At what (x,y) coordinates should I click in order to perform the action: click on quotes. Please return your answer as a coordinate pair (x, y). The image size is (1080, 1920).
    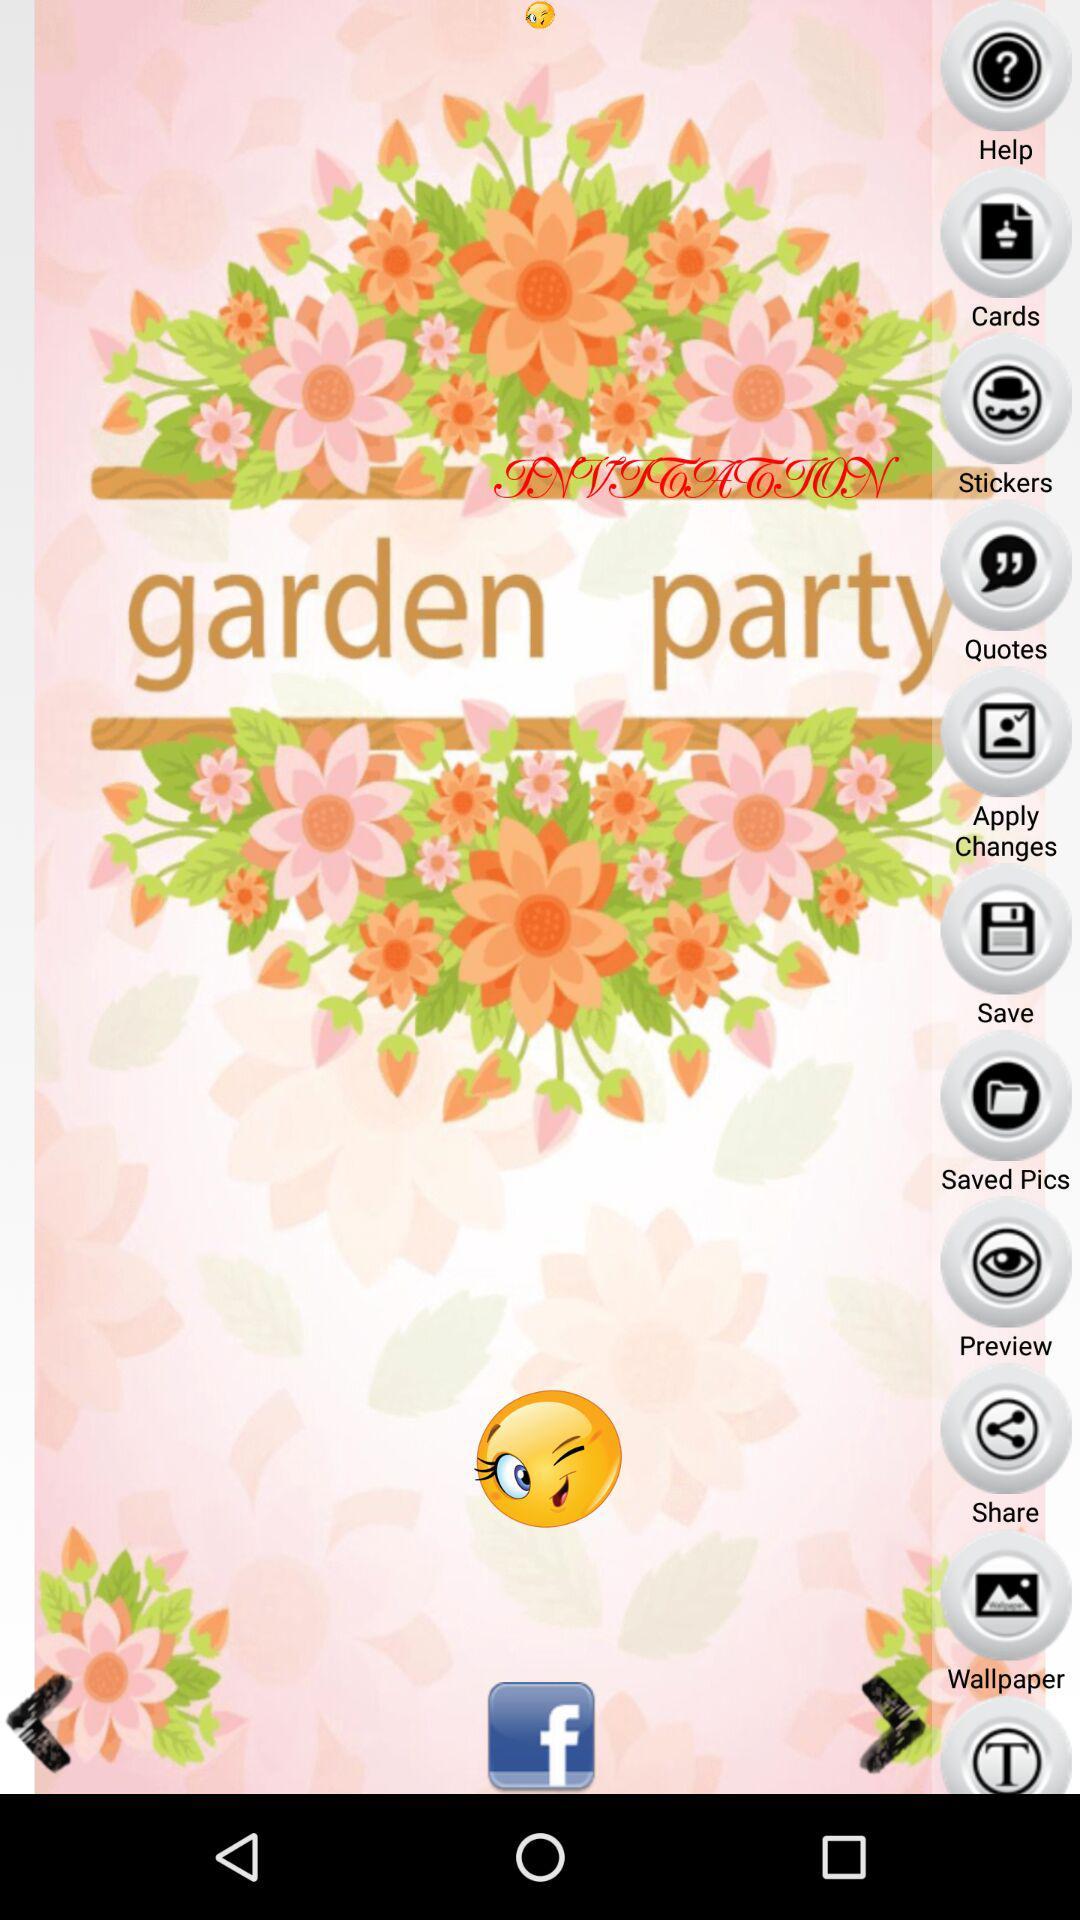
    Looking at the image, I should click on (1006, 564).